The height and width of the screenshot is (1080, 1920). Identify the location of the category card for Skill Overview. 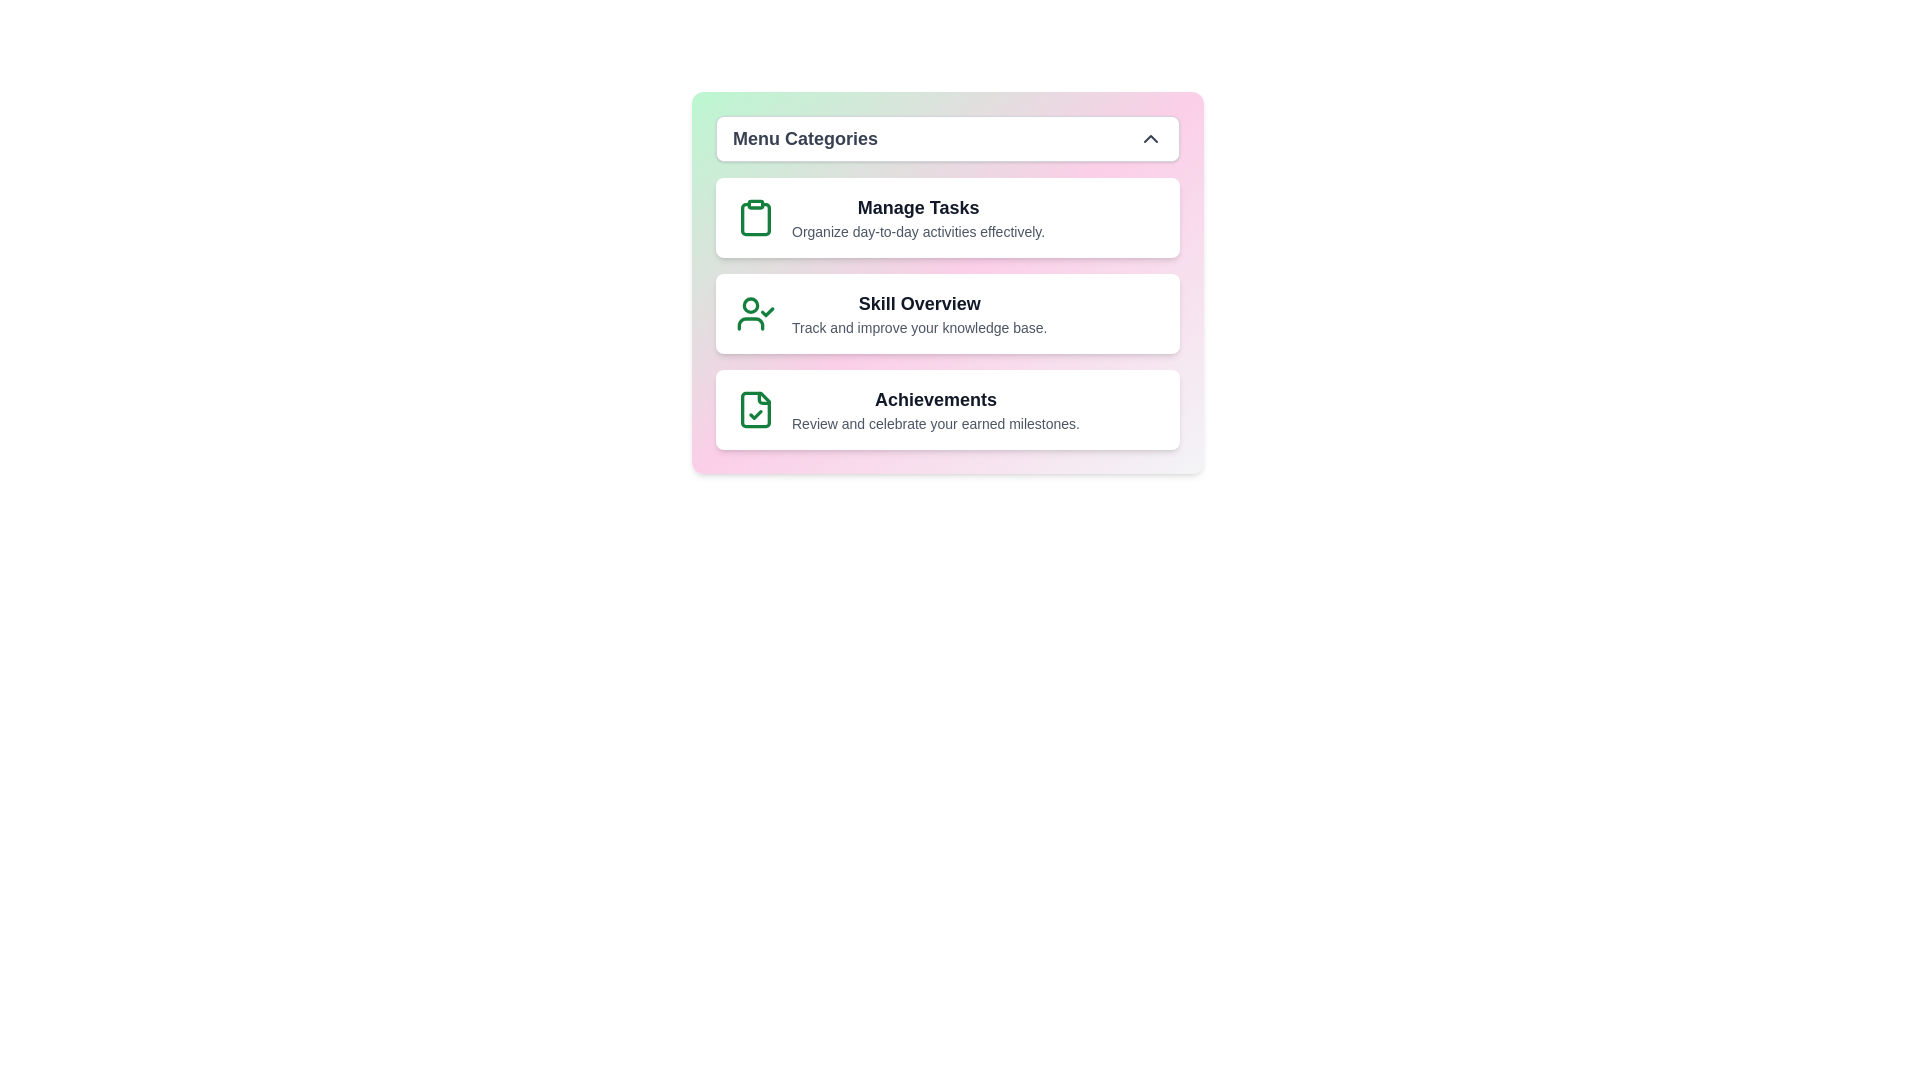
(947, 313).